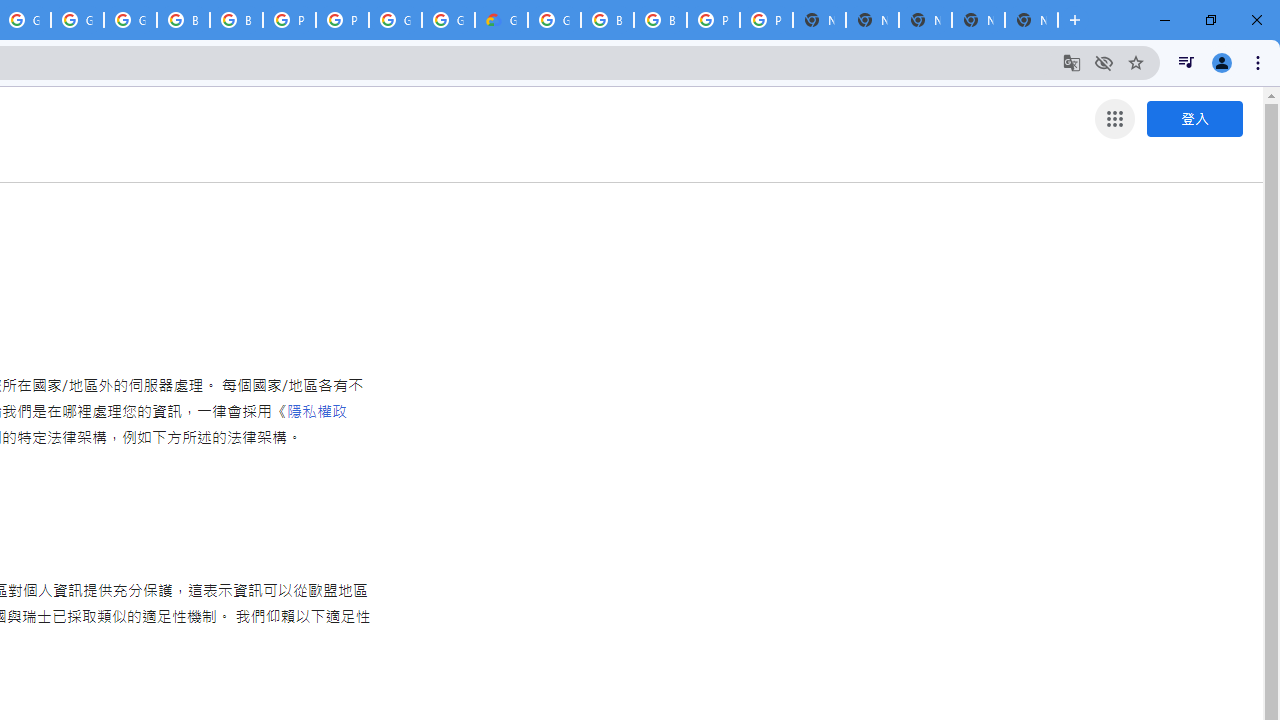  What do you see at coordinates (1071, 61) in the screenshot?
I see `'Translate this page'` at bounding box center [1071, 61].